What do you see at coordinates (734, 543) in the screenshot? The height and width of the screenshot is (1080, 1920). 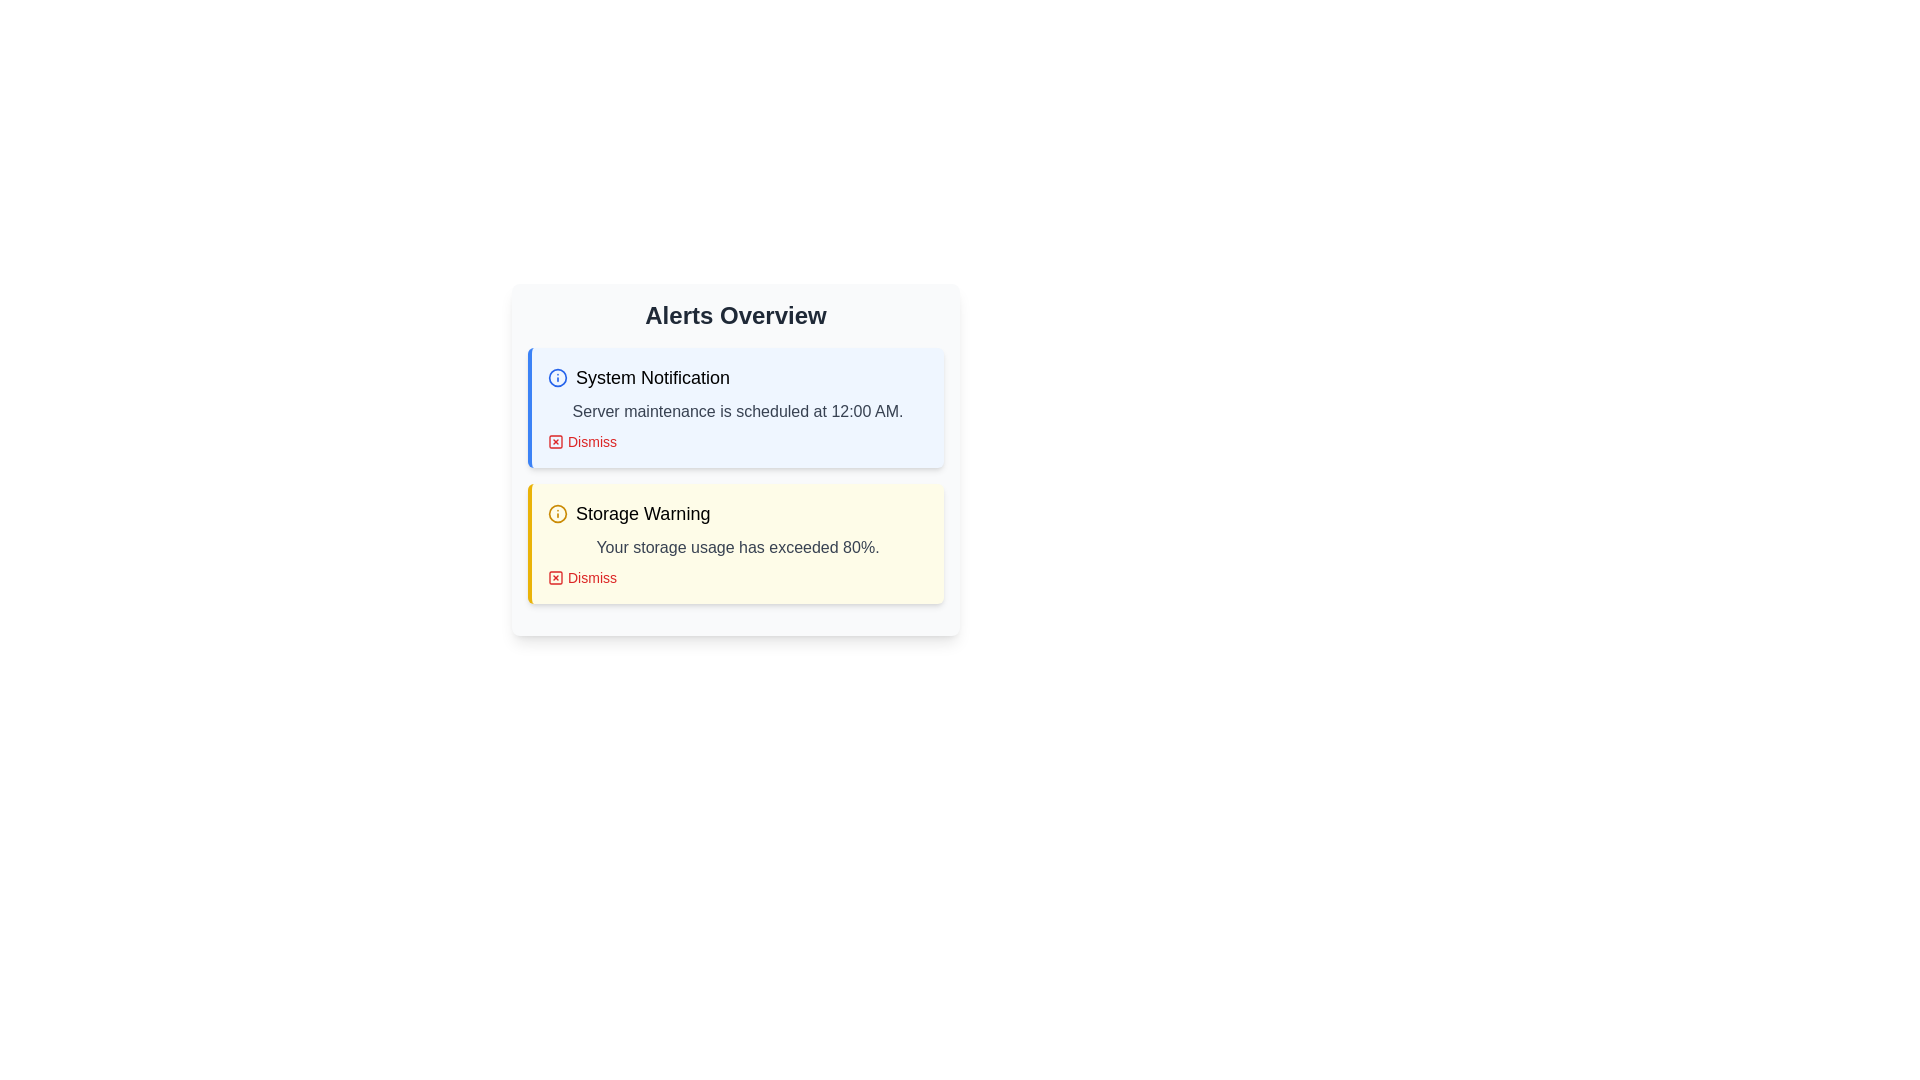 I see `the second alert box in the 'Alerts Overview' section that notifies the user about storage usage exceeding 80%` at bounding box center [734, 543].